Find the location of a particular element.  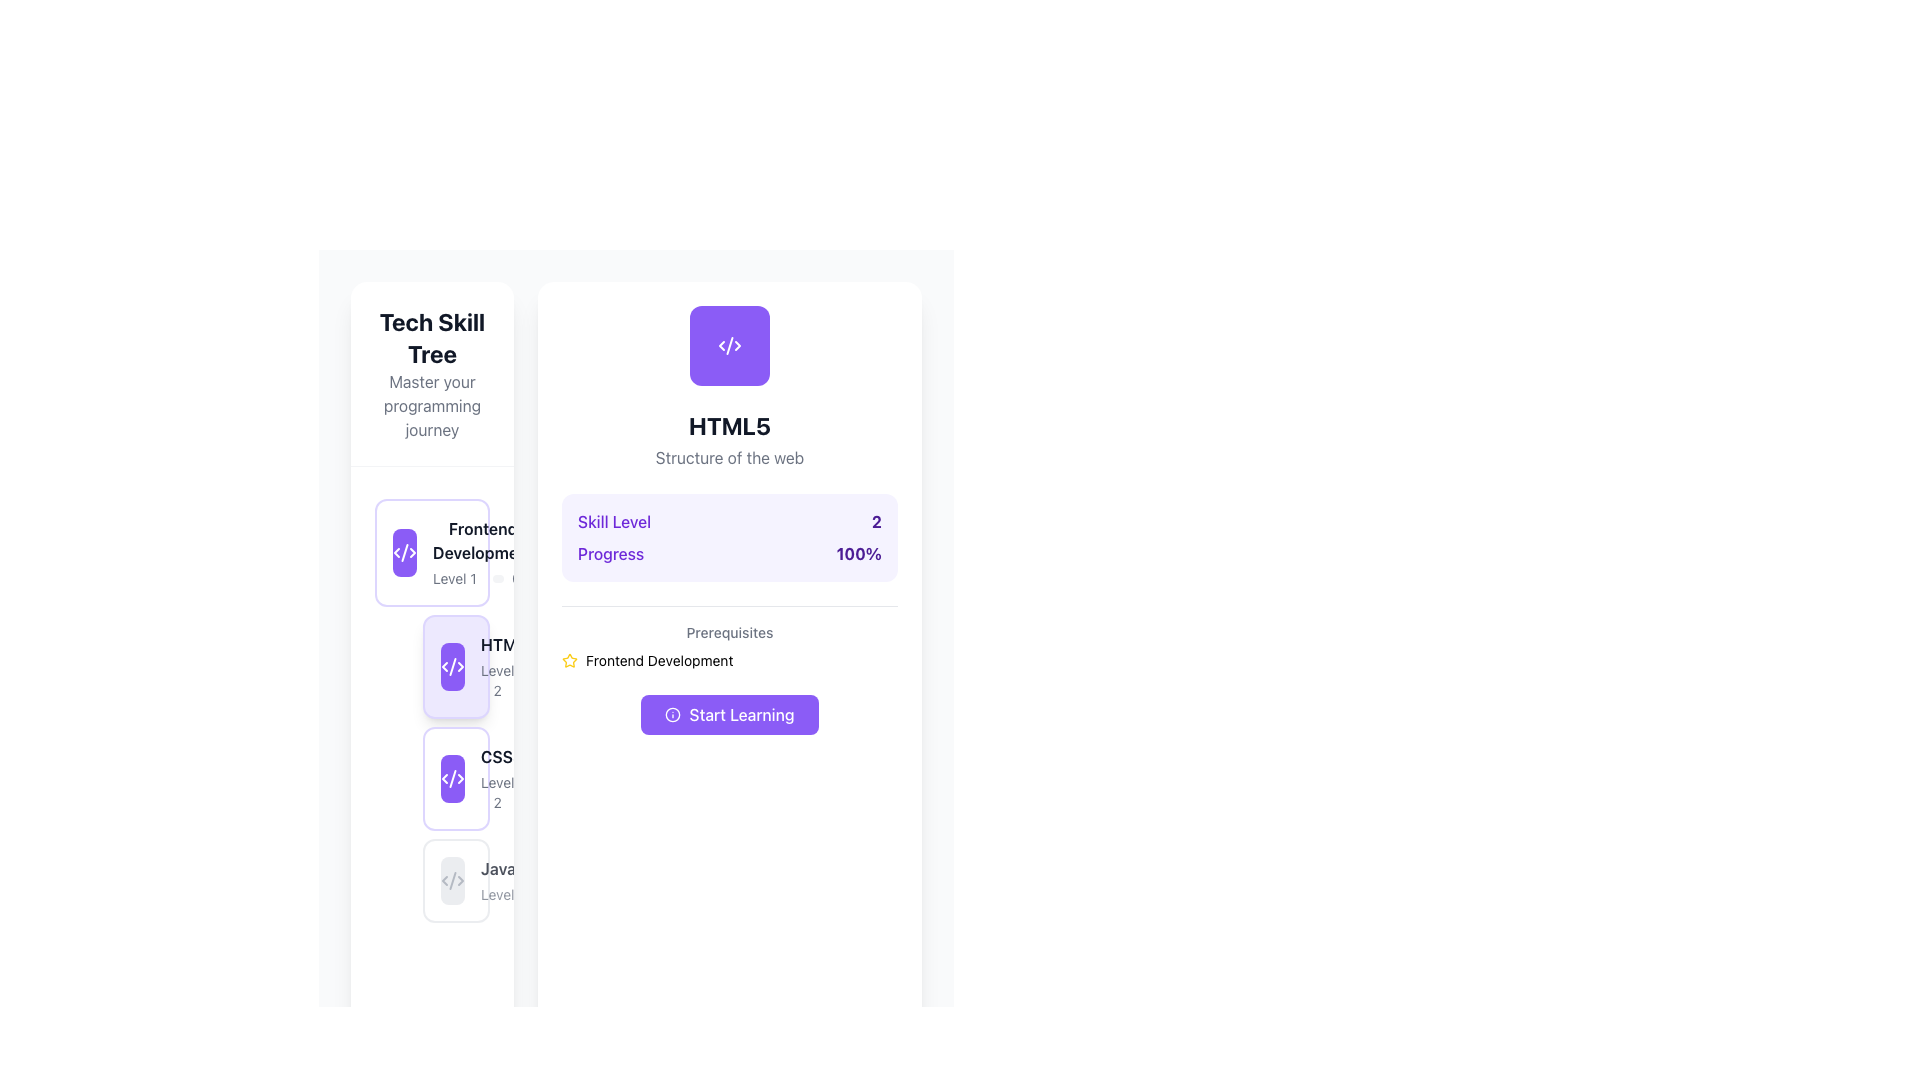

information from the 'Prerequisites' section, which includes the title and the line of text 'Frontend Development' accompanied by a small yellow star icon is located at coordinates (728, 638).